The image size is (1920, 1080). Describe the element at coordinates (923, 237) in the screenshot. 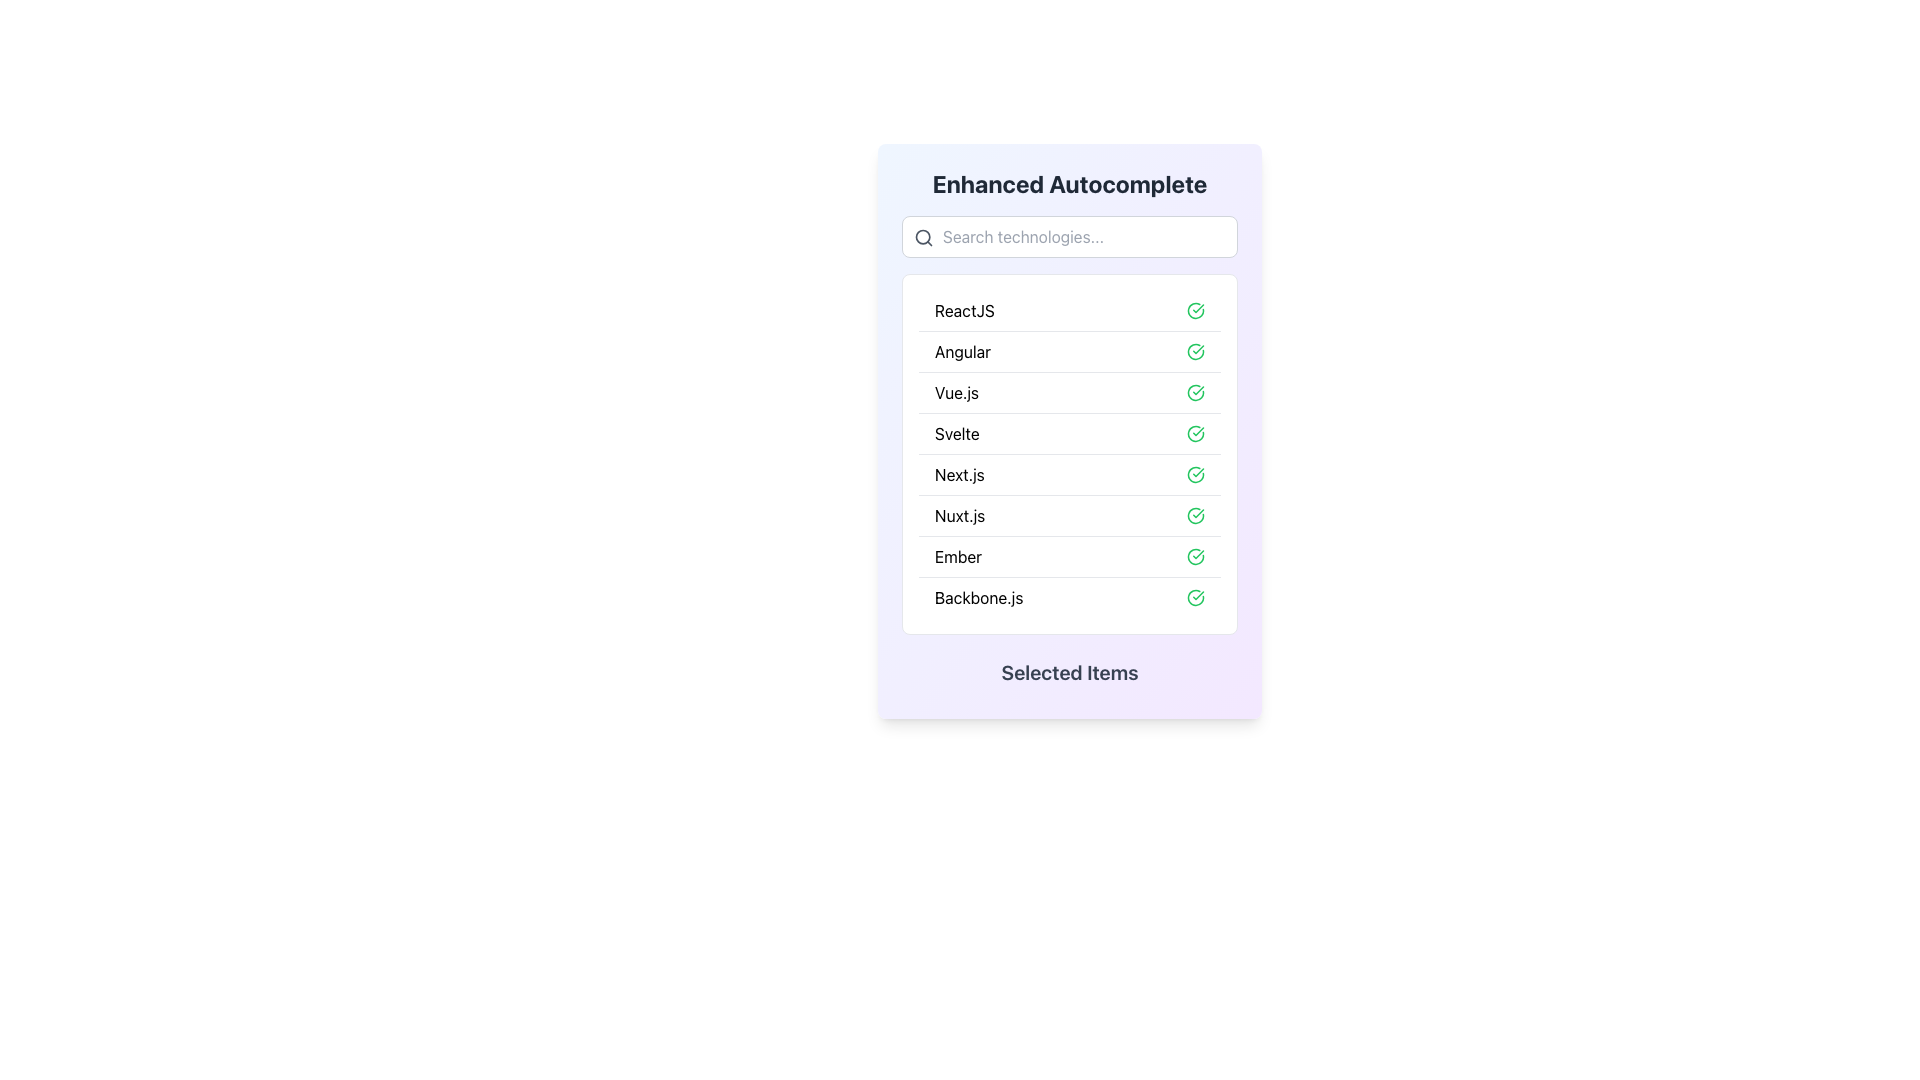

I see `the active search indicator magnifying glass icon located in the top-left corner of the rounded input box` at that location.